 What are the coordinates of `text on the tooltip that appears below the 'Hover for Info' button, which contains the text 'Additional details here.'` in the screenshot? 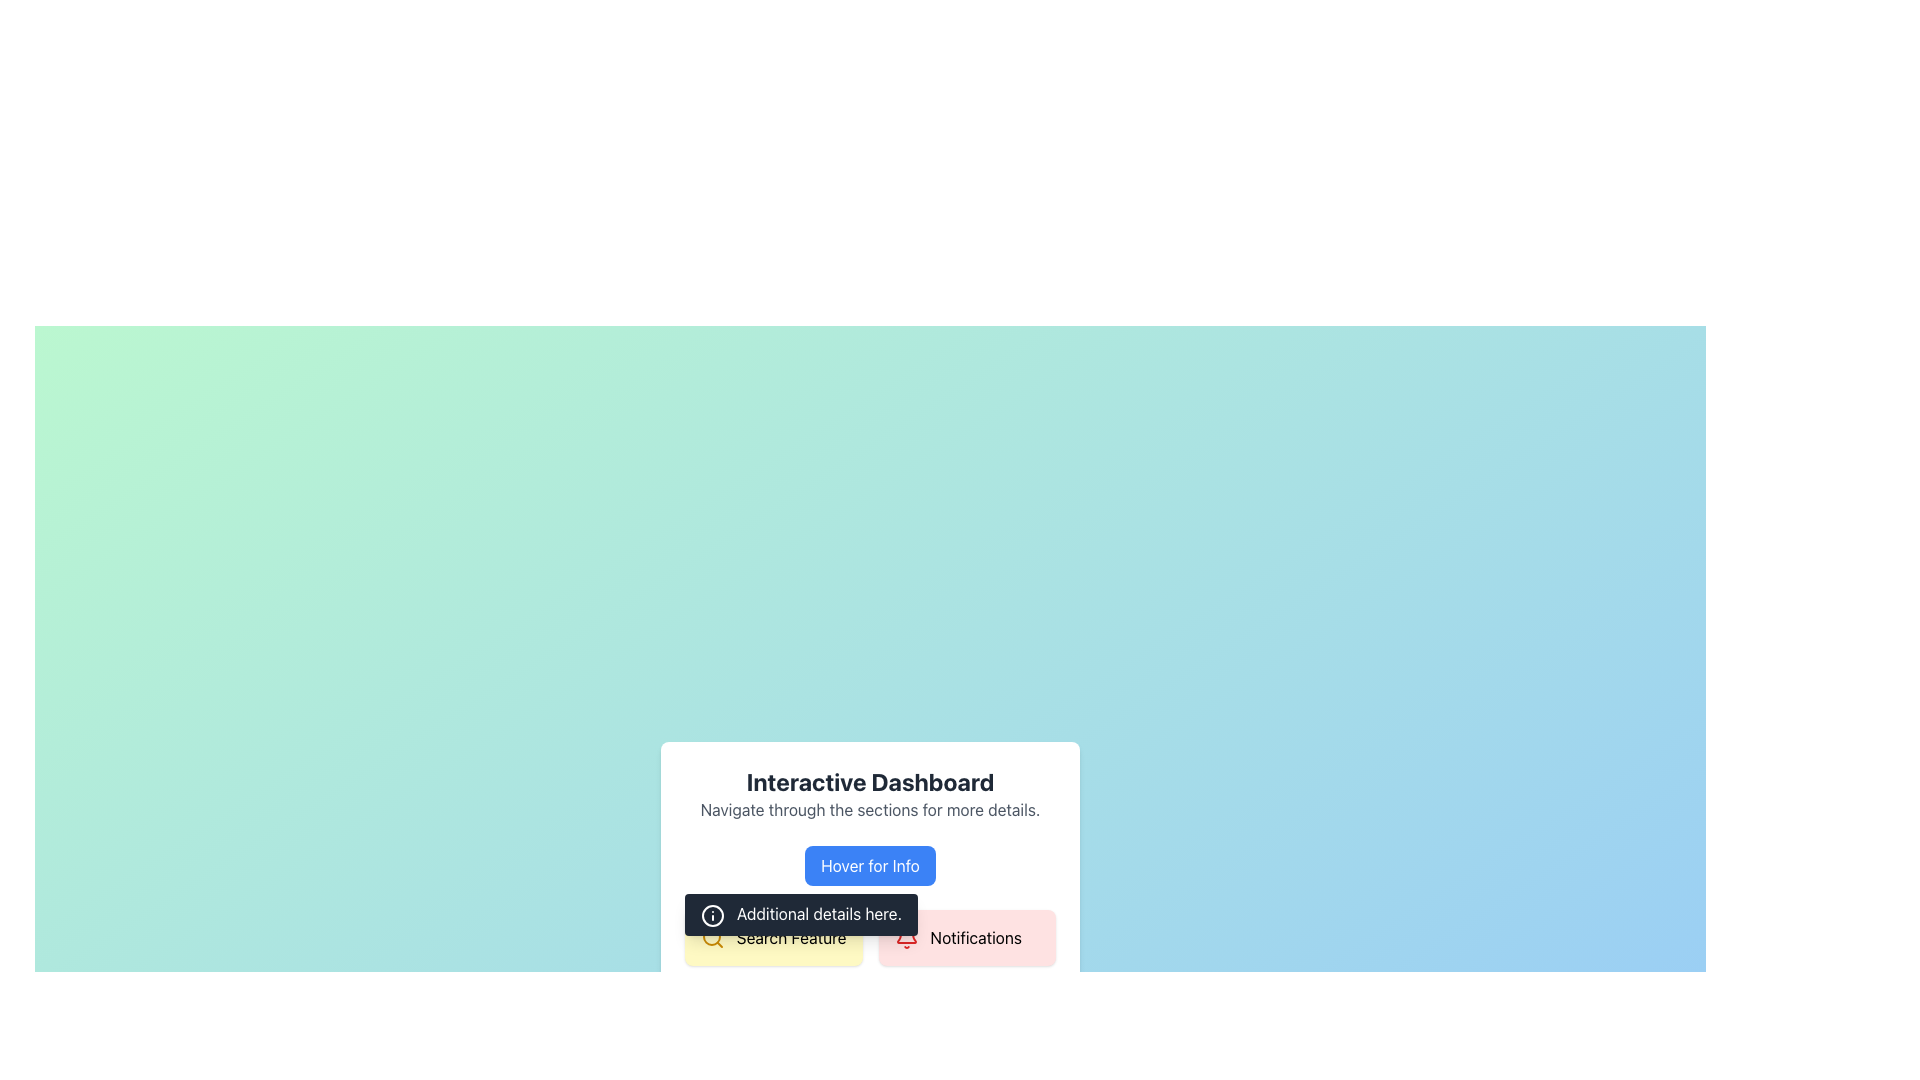 It's located at (801, 914).